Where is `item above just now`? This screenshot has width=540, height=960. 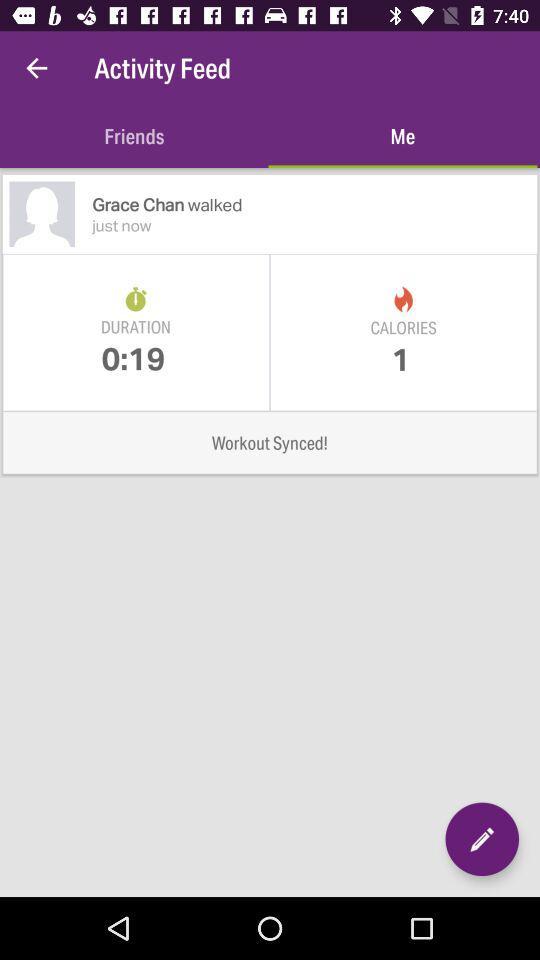
item above just now is located at coordinates (314, 204).